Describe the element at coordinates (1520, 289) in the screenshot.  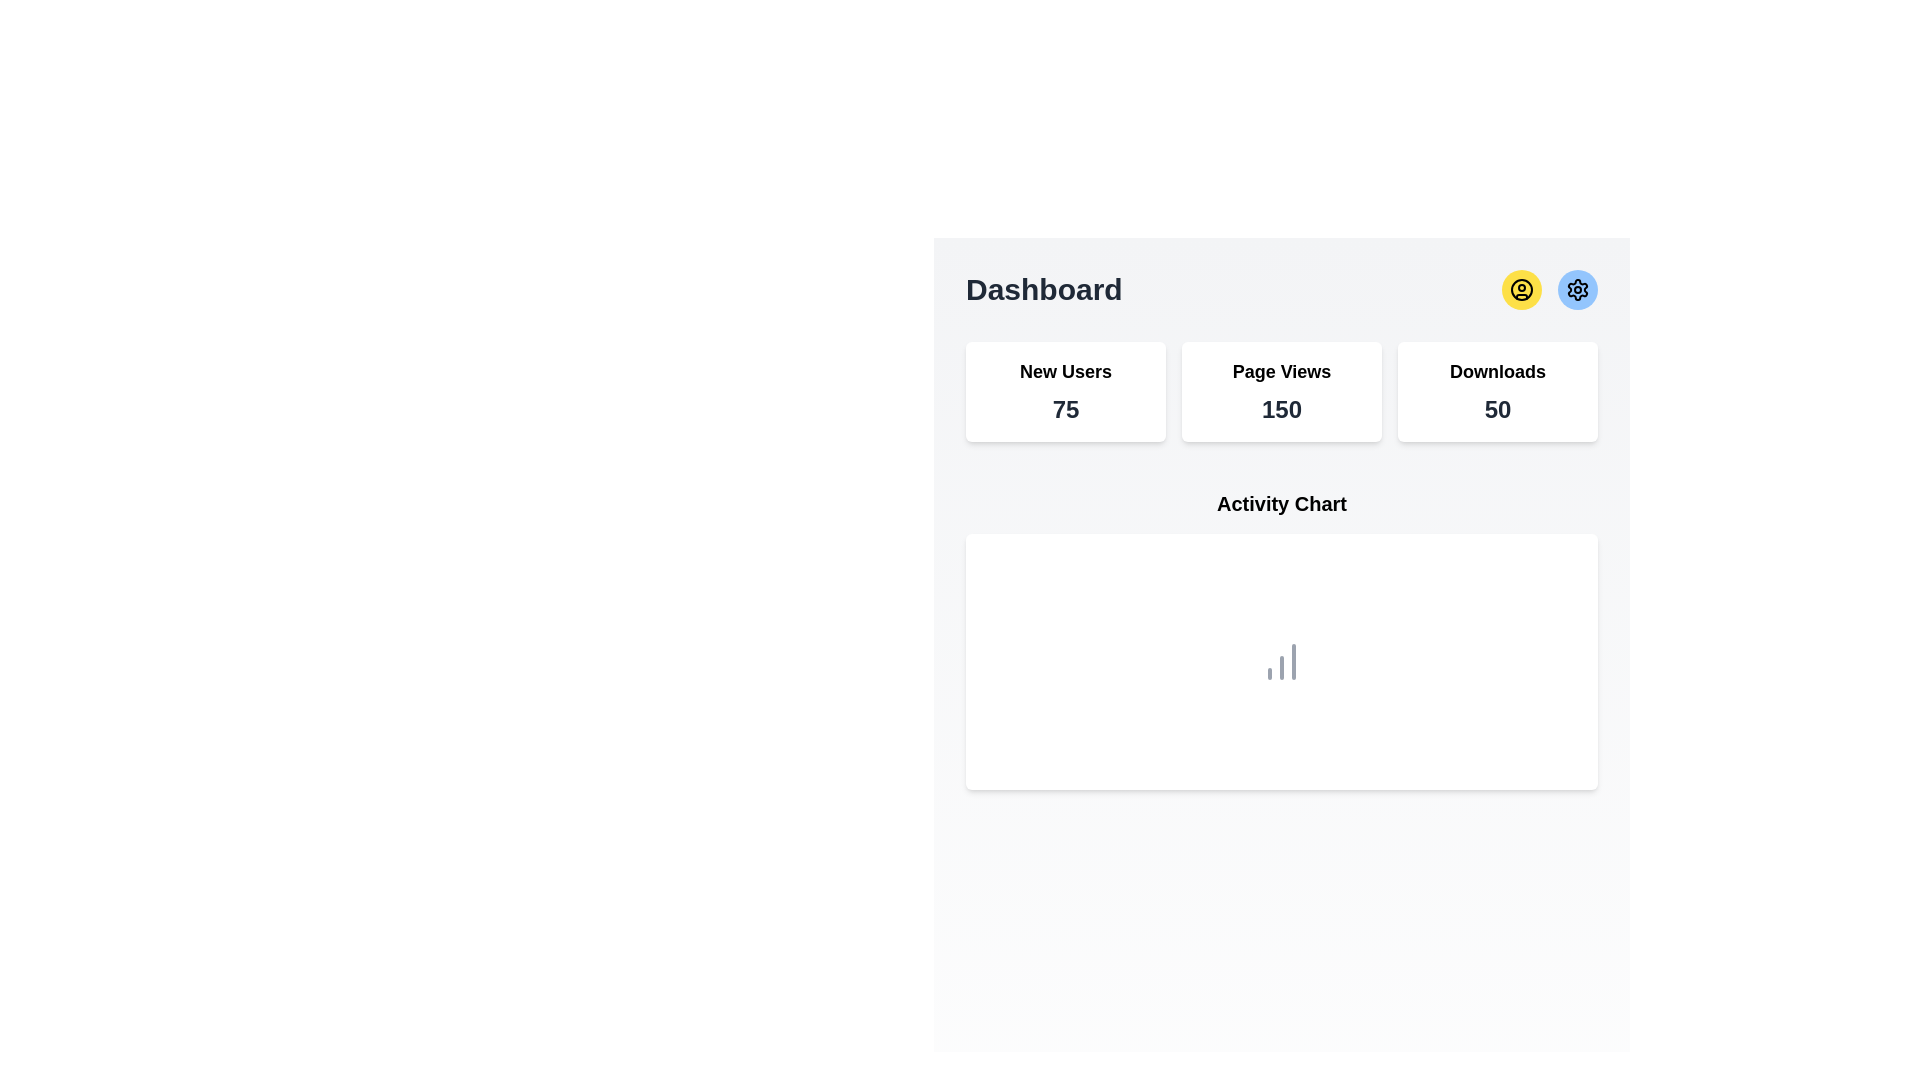
I see `the SVG Circle element that represents part of a user profile or account-related icon located at the top right corner of the interface, adjacent to a settings gear icon` at that location.